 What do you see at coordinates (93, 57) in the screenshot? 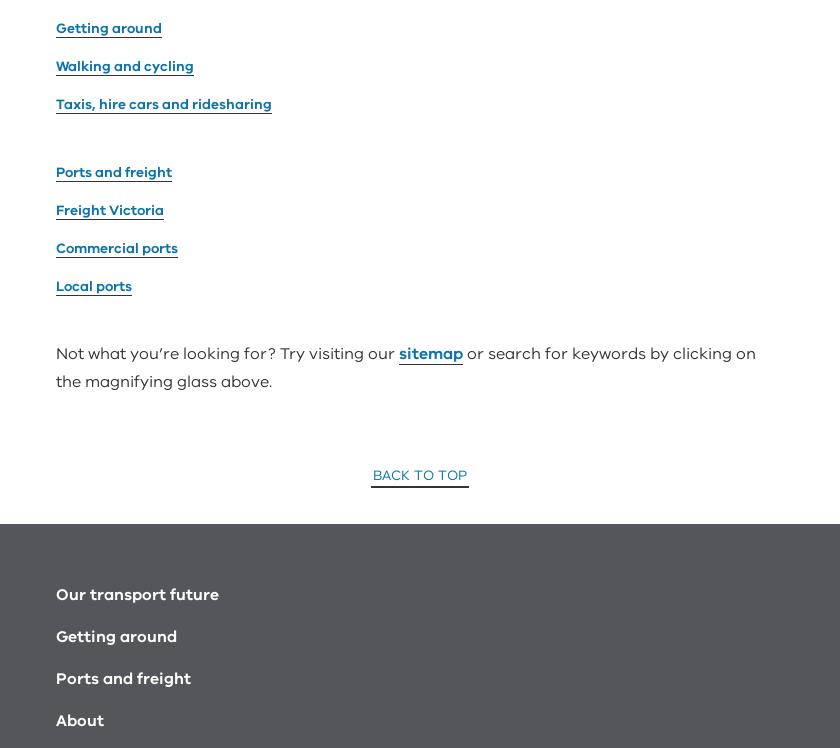
I see `'Local ports'` at bounding box center [93, 57].